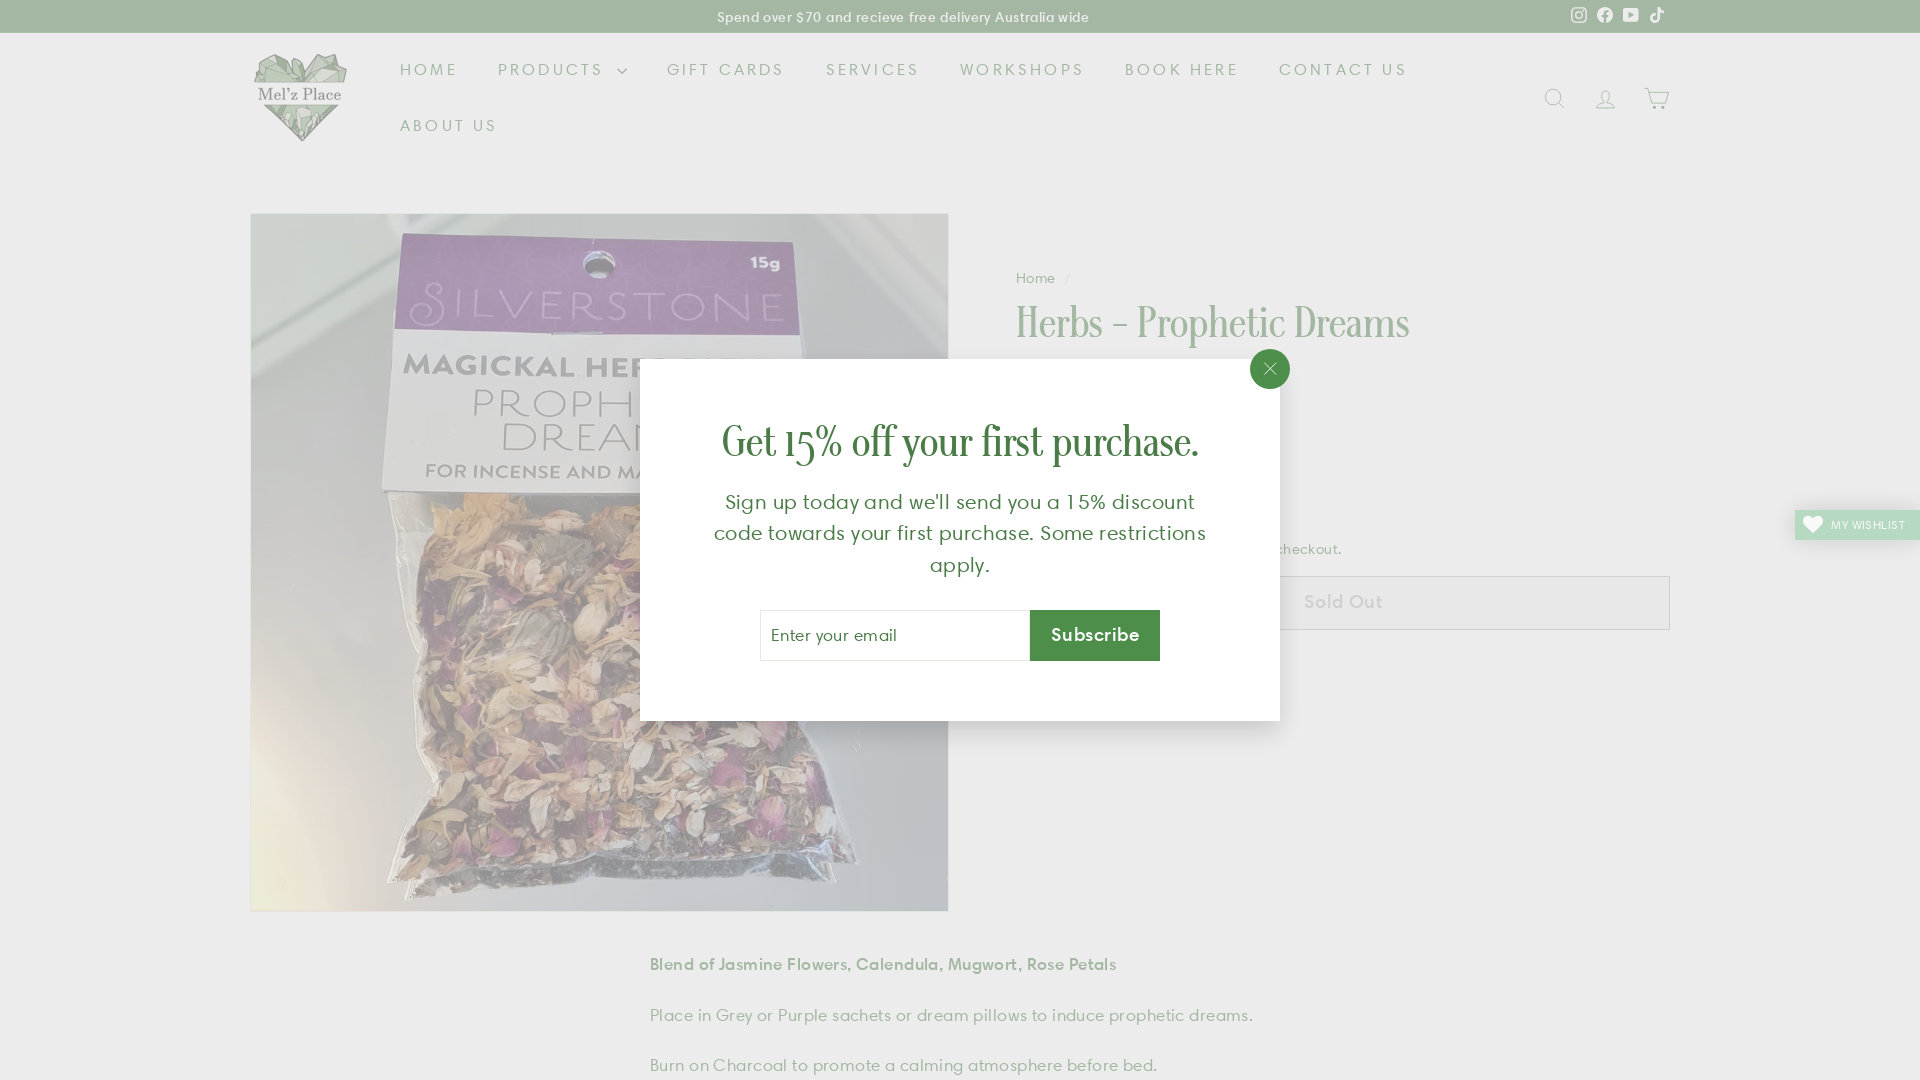 This screenshot has height=1080, width=1920. Describe the element at coordinates (1553, 97) in the screenshot. I see `'SEARCH'` at that location.